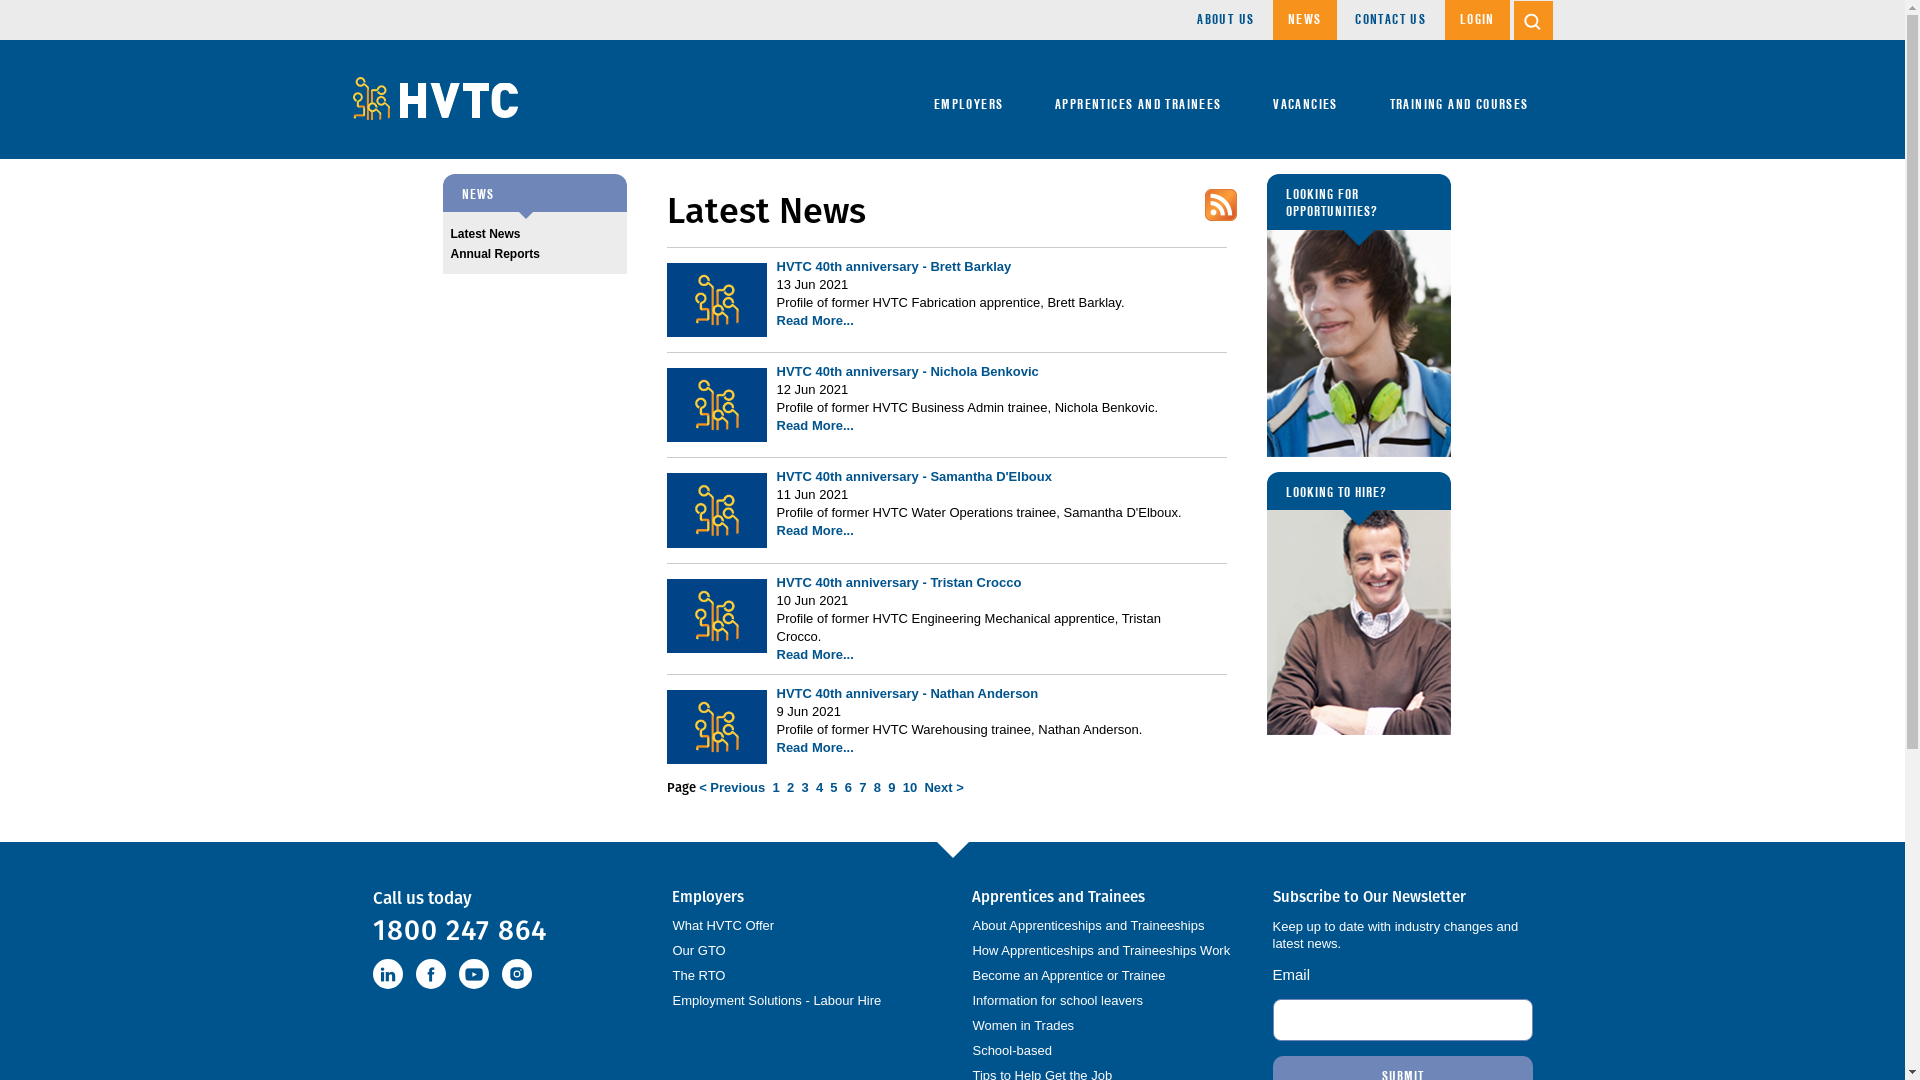  Describe the element at coordinates (877, 786) in the screenshot. I see `'8'` at that location.